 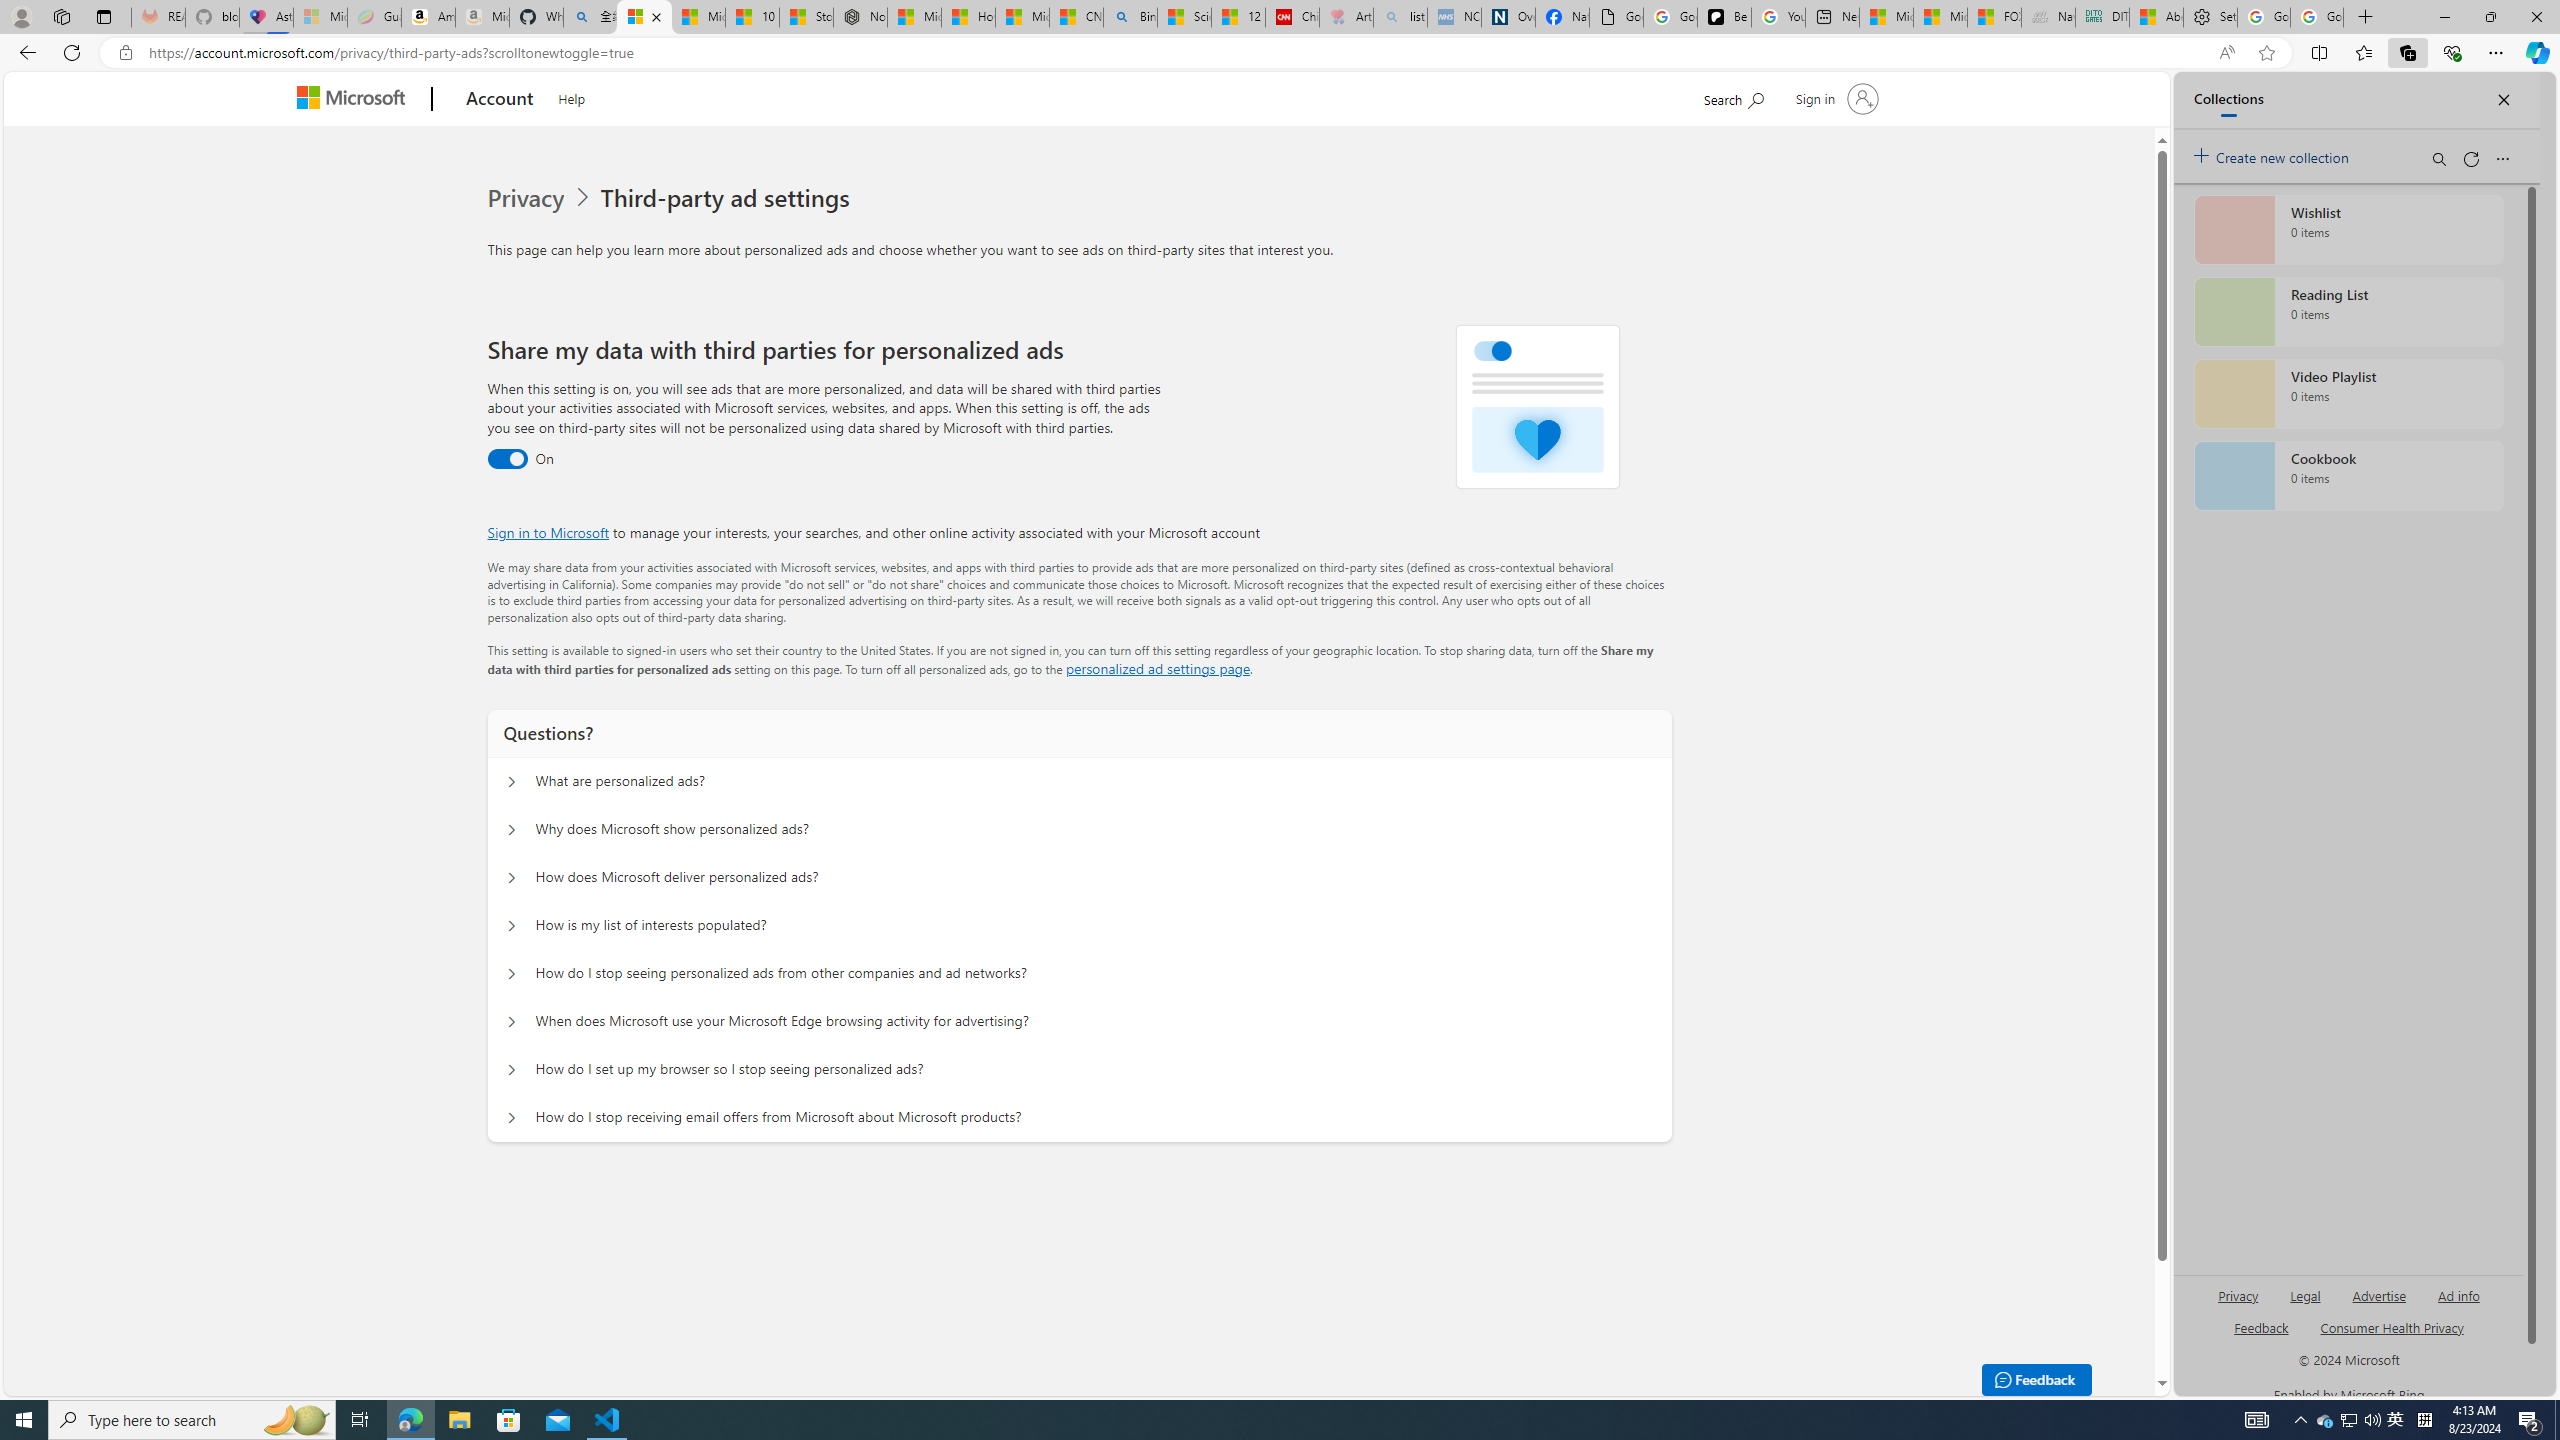 What do you see at coordinates (2451, 51) in the screenshot?
I see `'Browser essentials'` at bounding box center [2451, 51].